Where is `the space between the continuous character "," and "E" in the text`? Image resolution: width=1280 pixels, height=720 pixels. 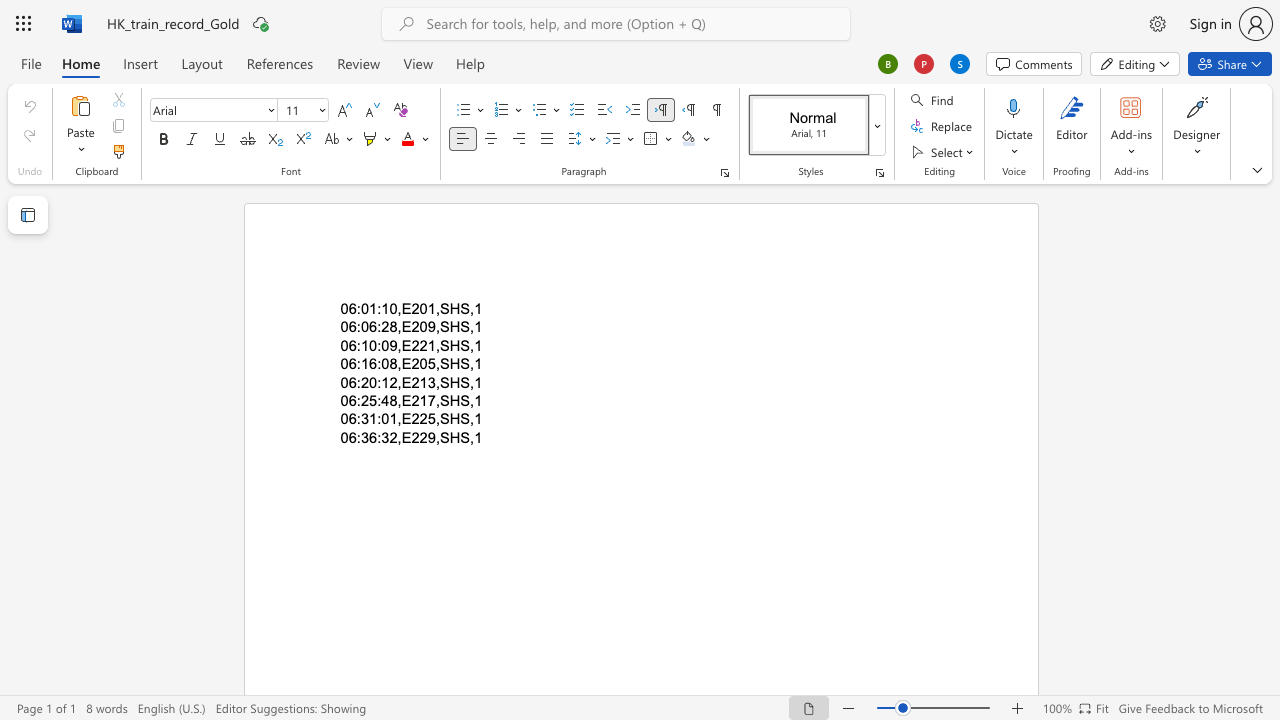
the space between the continuous character "," and "E" in the text is located at coordinates (402, 344).